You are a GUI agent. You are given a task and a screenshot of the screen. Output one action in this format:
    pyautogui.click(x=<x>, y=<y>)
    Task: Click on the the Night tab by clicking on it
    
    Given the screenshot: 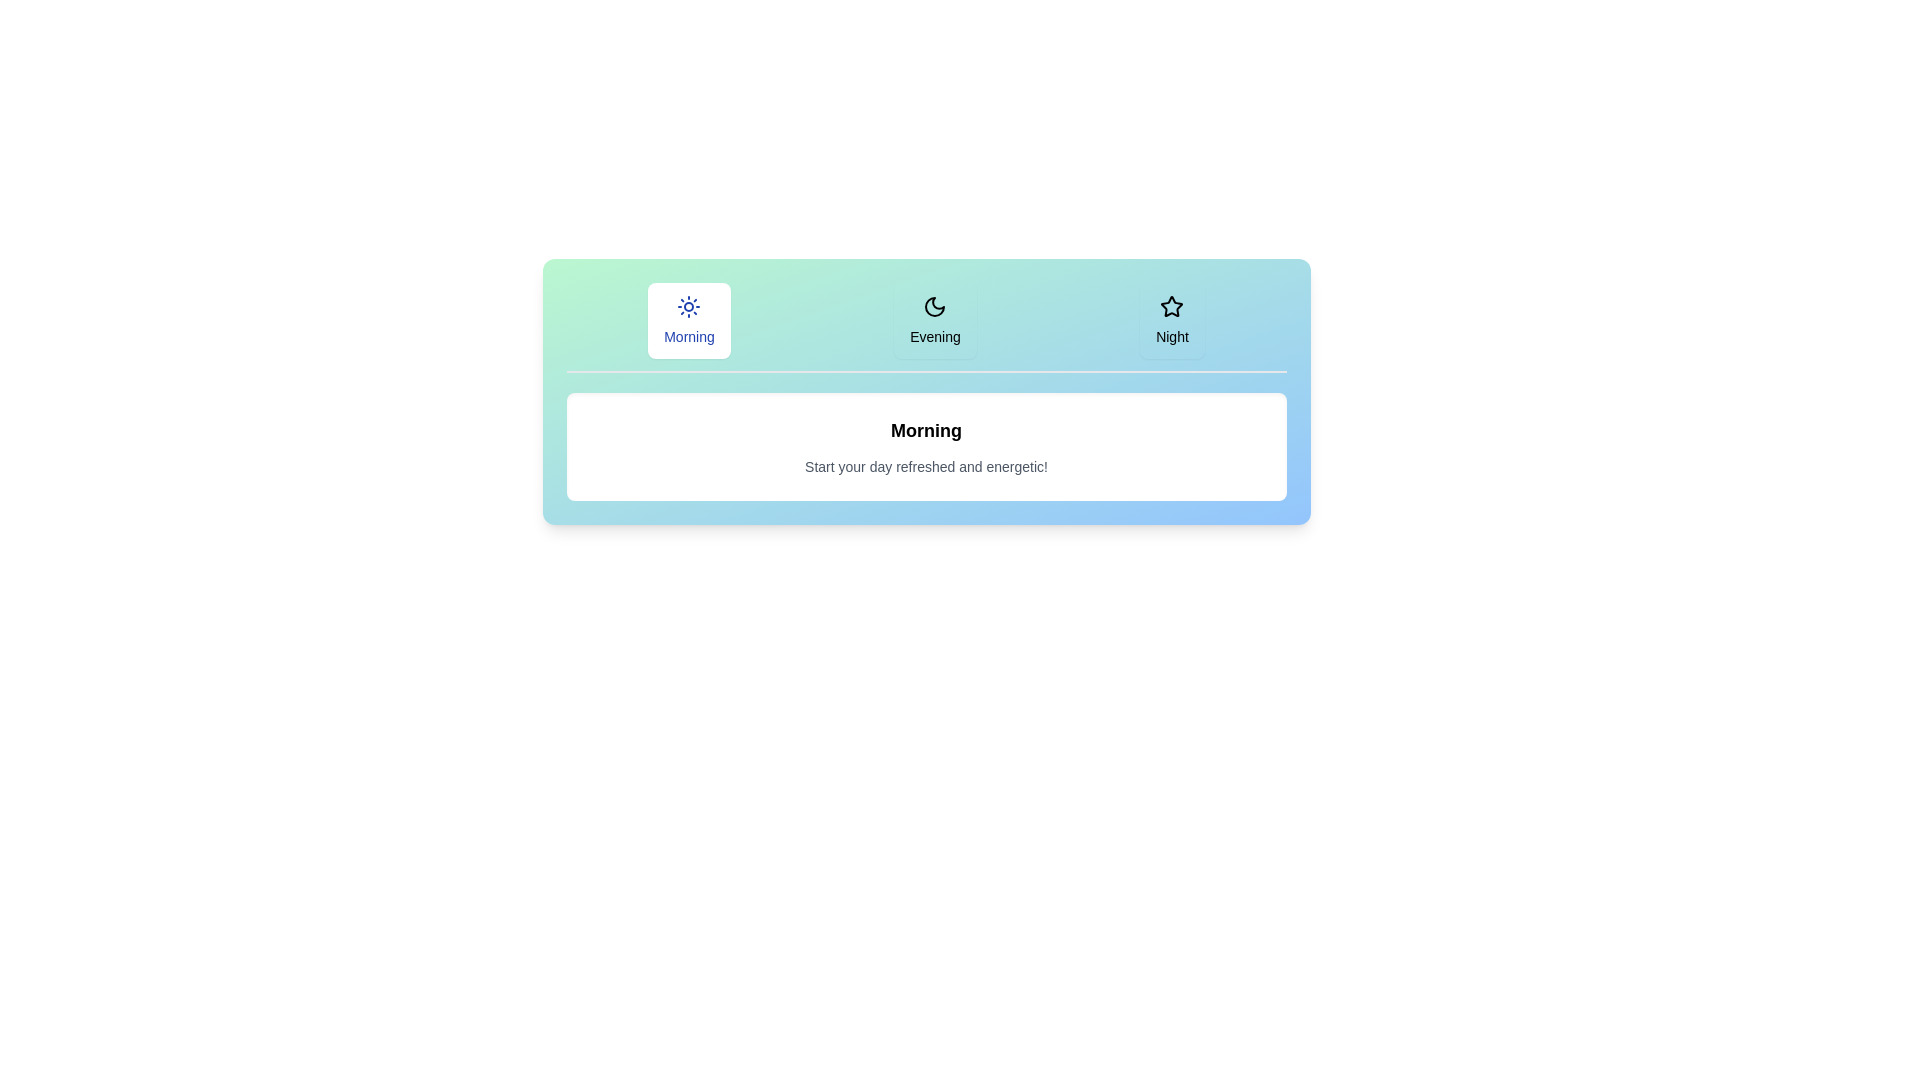 What is the action you would take?
    pyautogui.click(x=1172, y=319)
    